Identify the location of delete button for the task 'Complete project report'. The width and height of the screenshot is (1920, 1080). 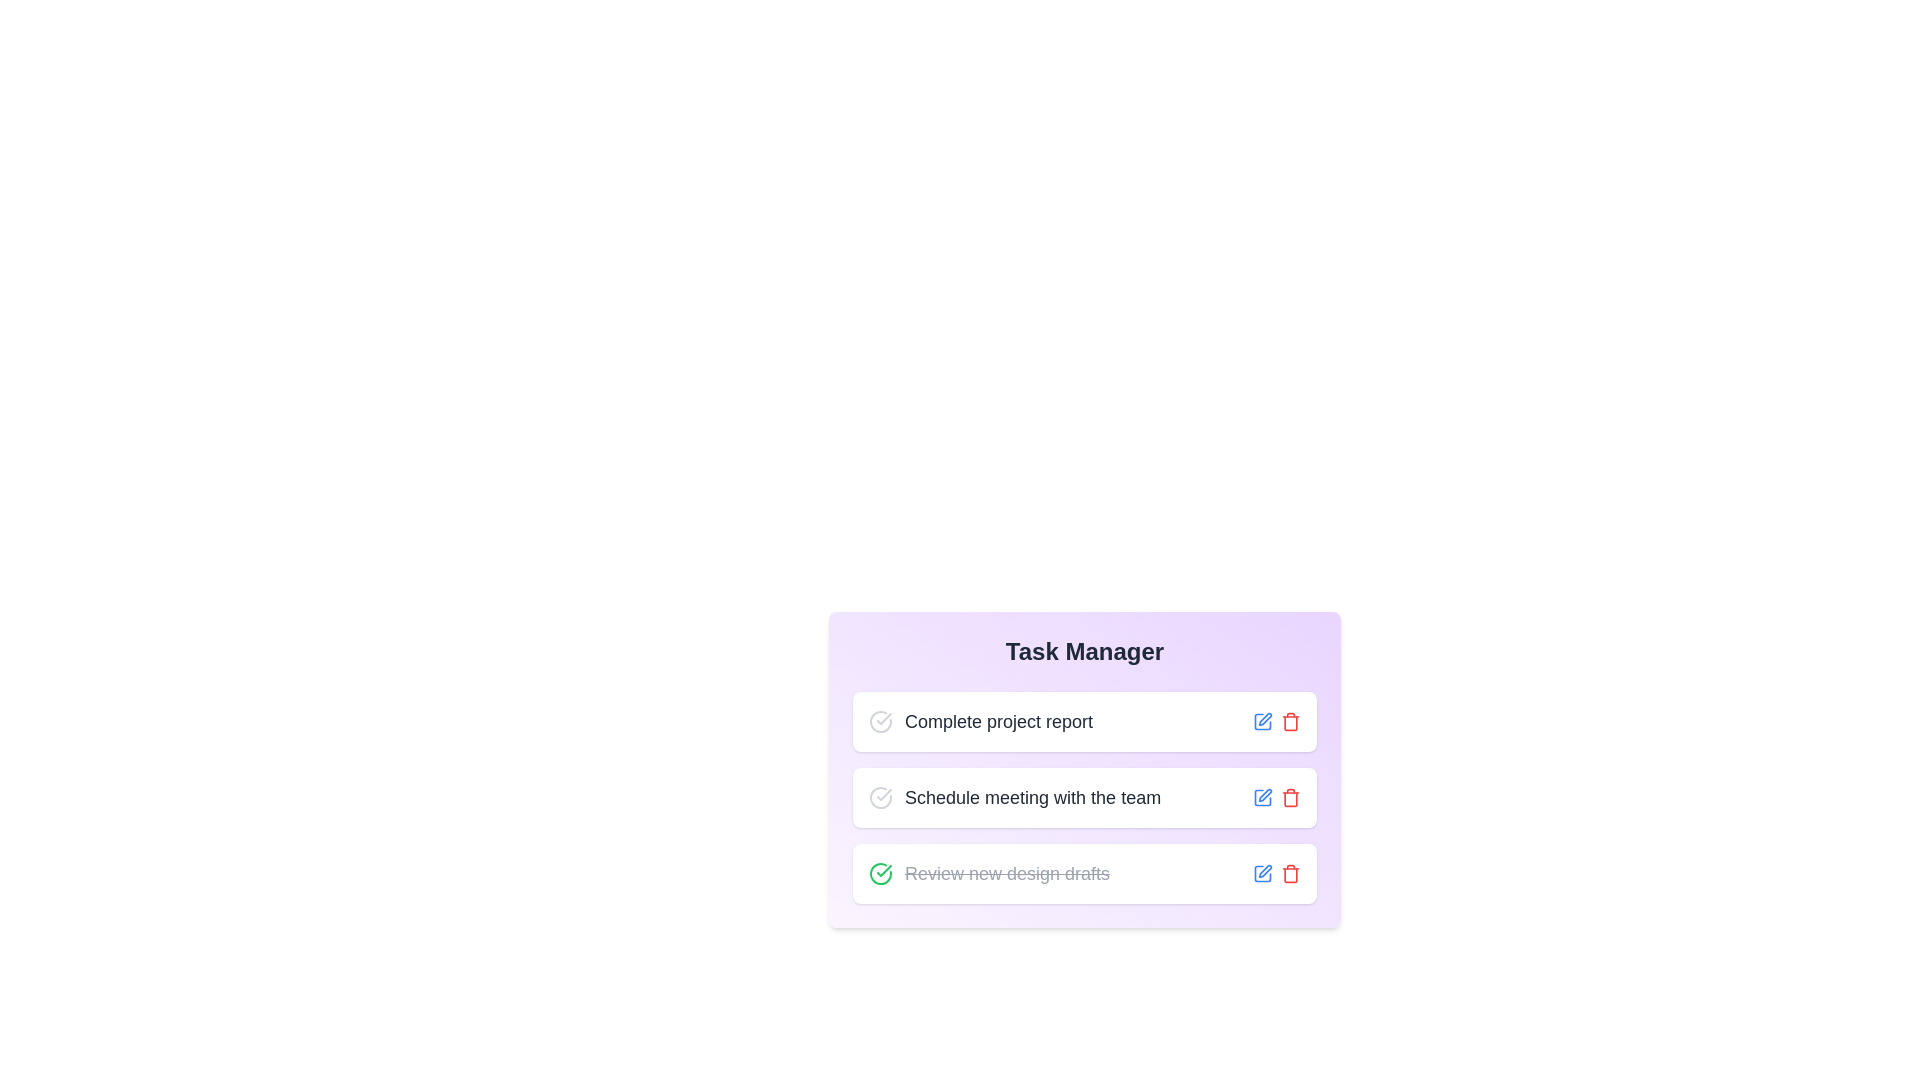
(1291, 721).